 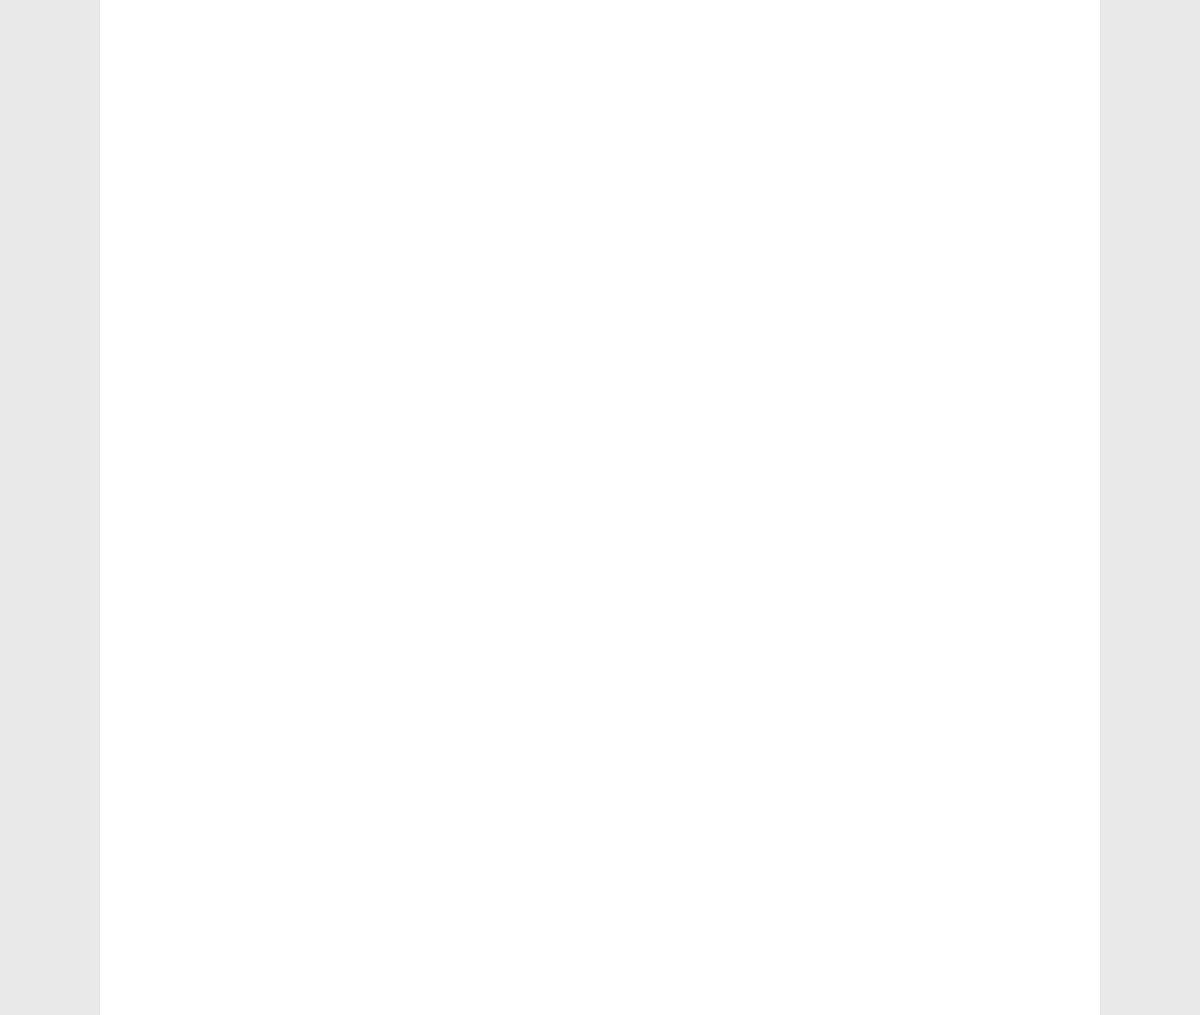 What do you see at coordinates (219, 388) in the screenshot?
I see `'Teaching by Chanakya'` at bounding box center [219, 388].